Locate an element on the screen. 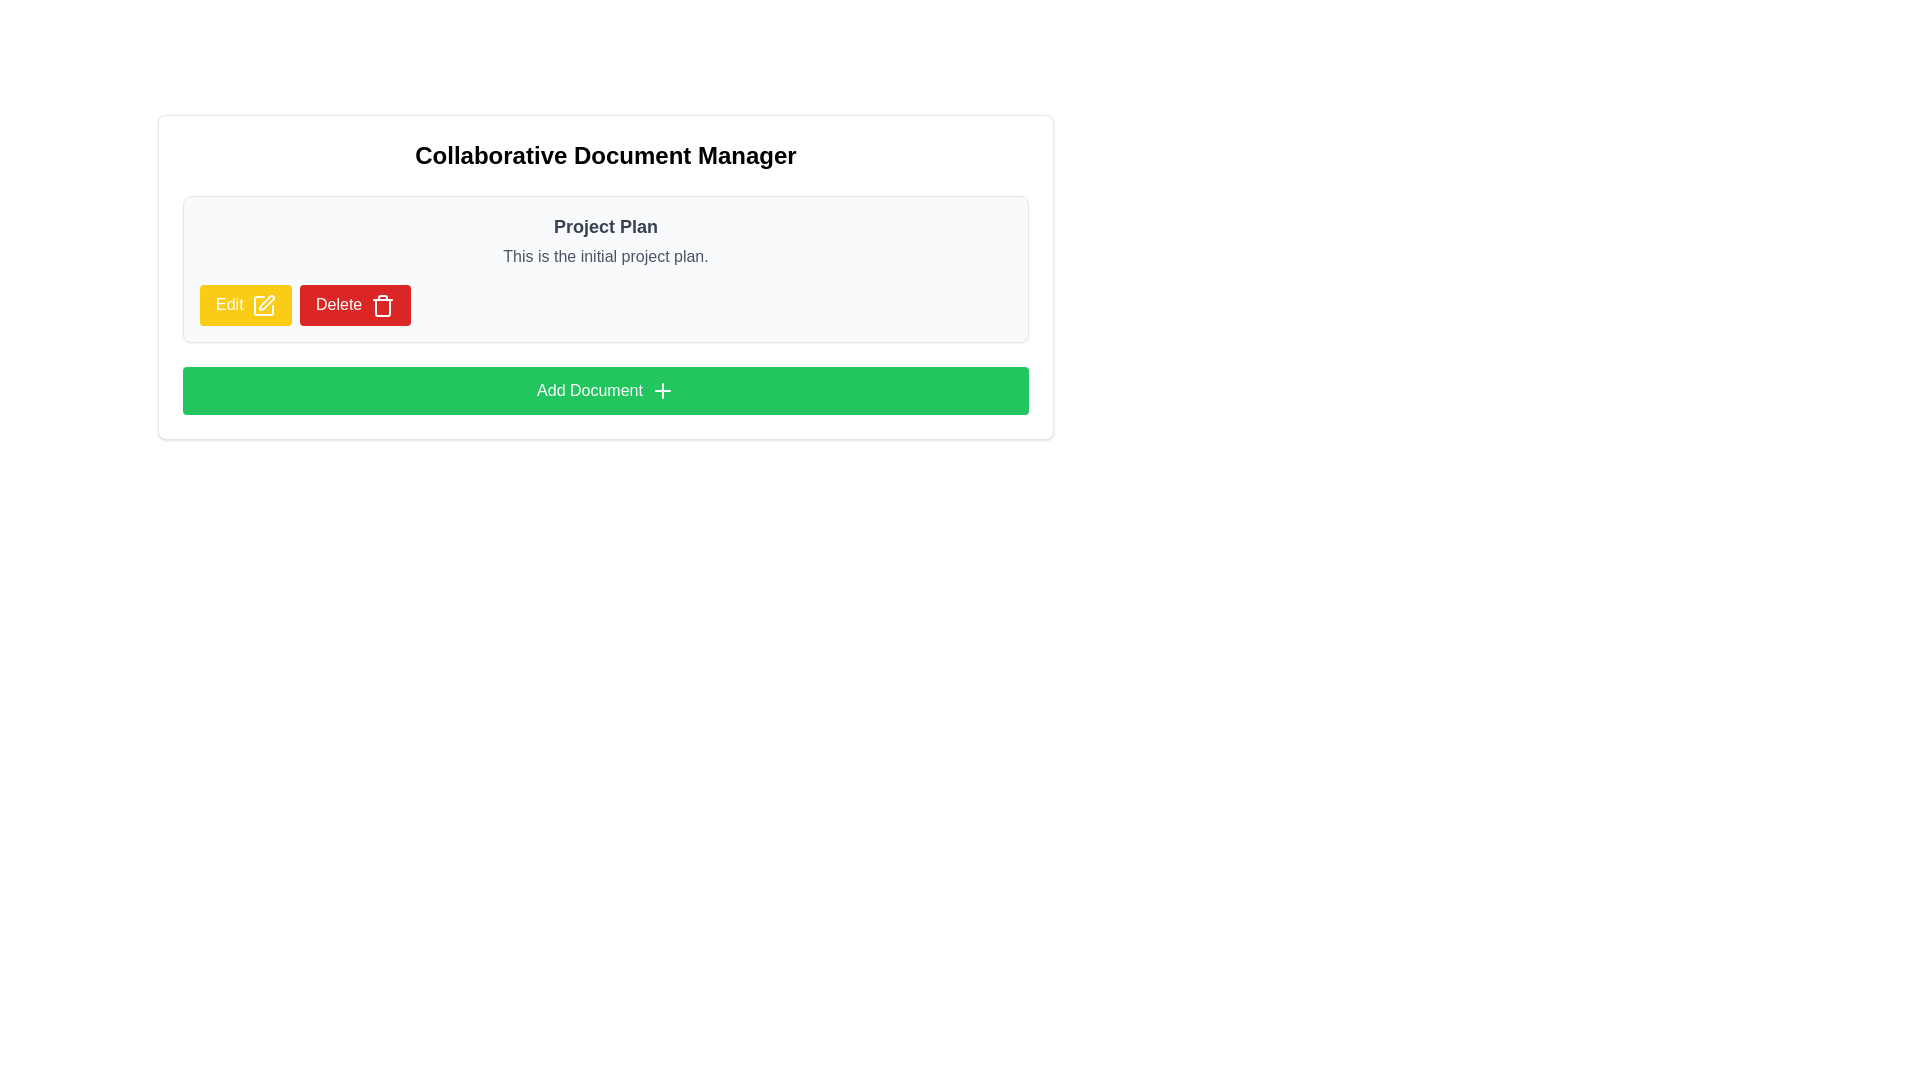  the deletion icon located within the Delete button area, adjacent to the Edit button in the center-left of the modal is located at coordinates (382, 307).